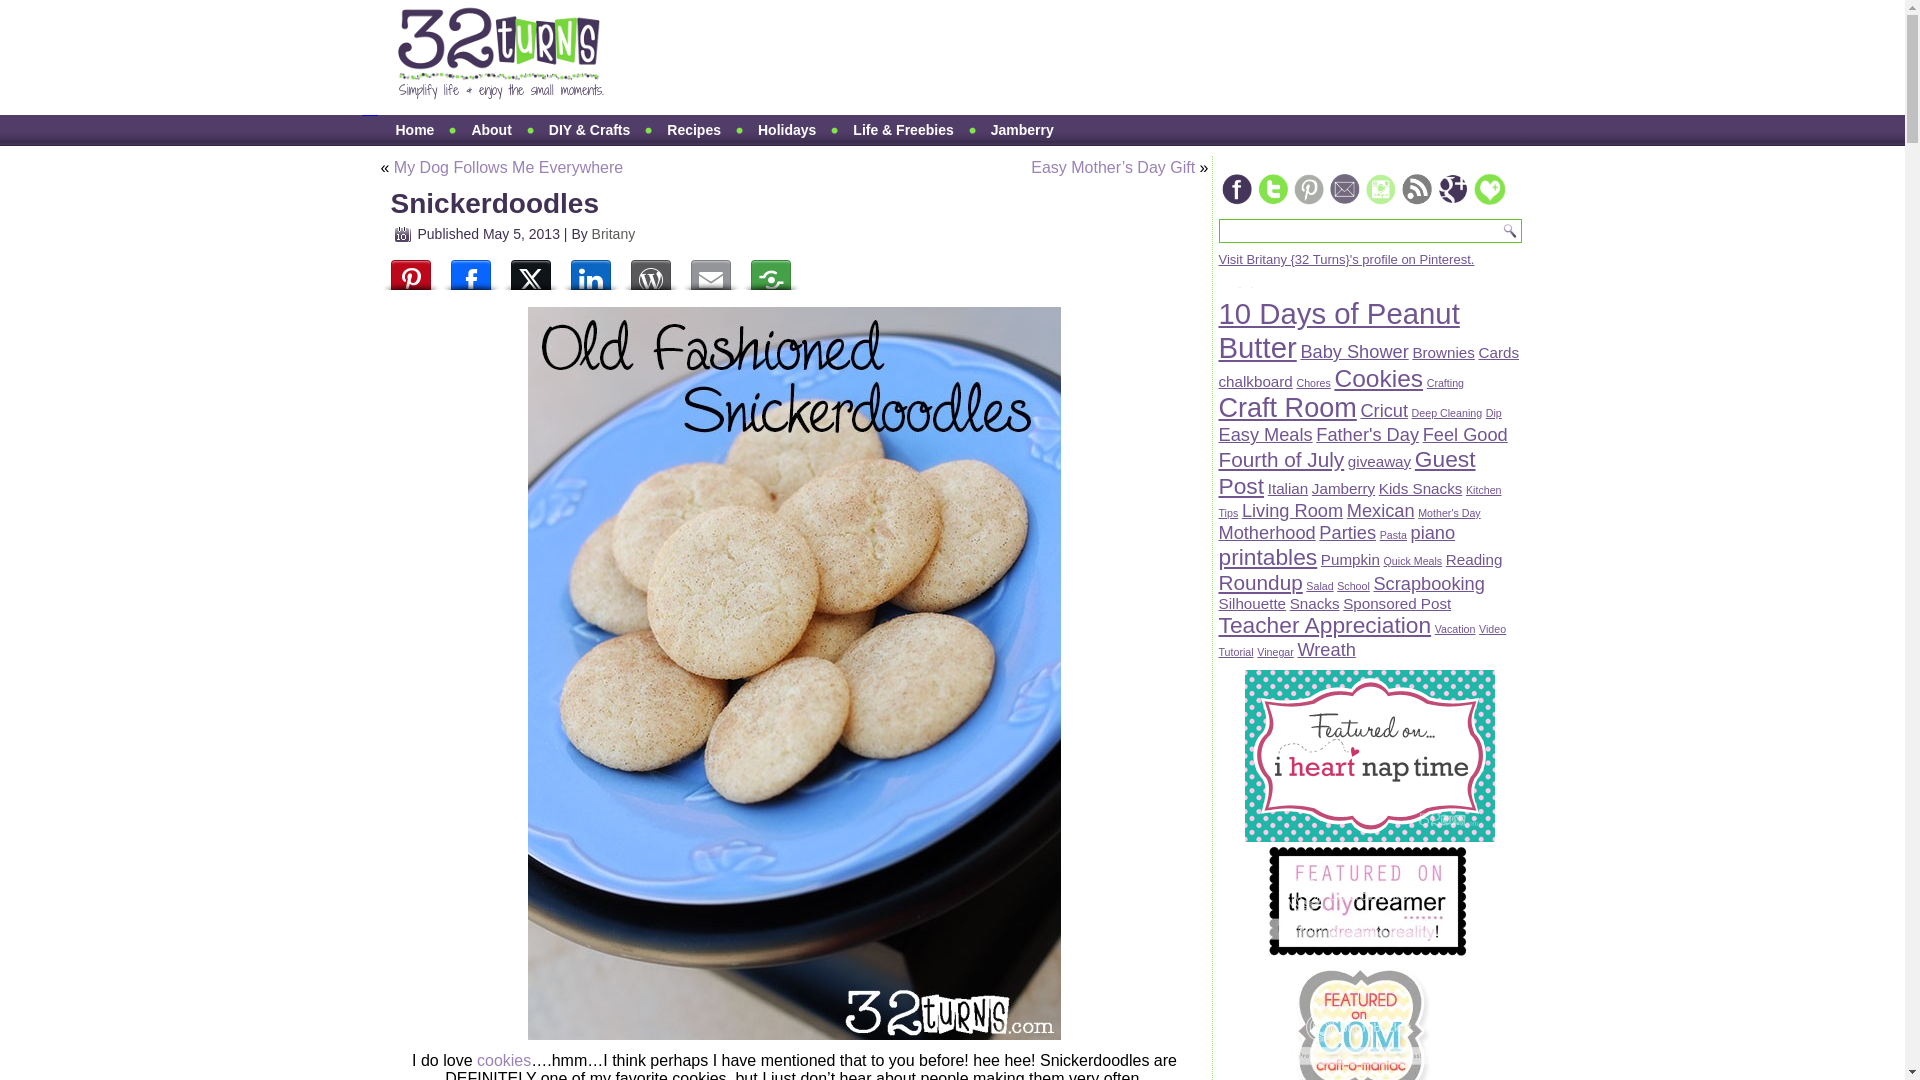 The height and width of the screenshot is (1080, 1920). What do you see at coordinates (1251, 602) in the screenshot?
I see `'Silhouette'` at bounding box center [1251, 602].